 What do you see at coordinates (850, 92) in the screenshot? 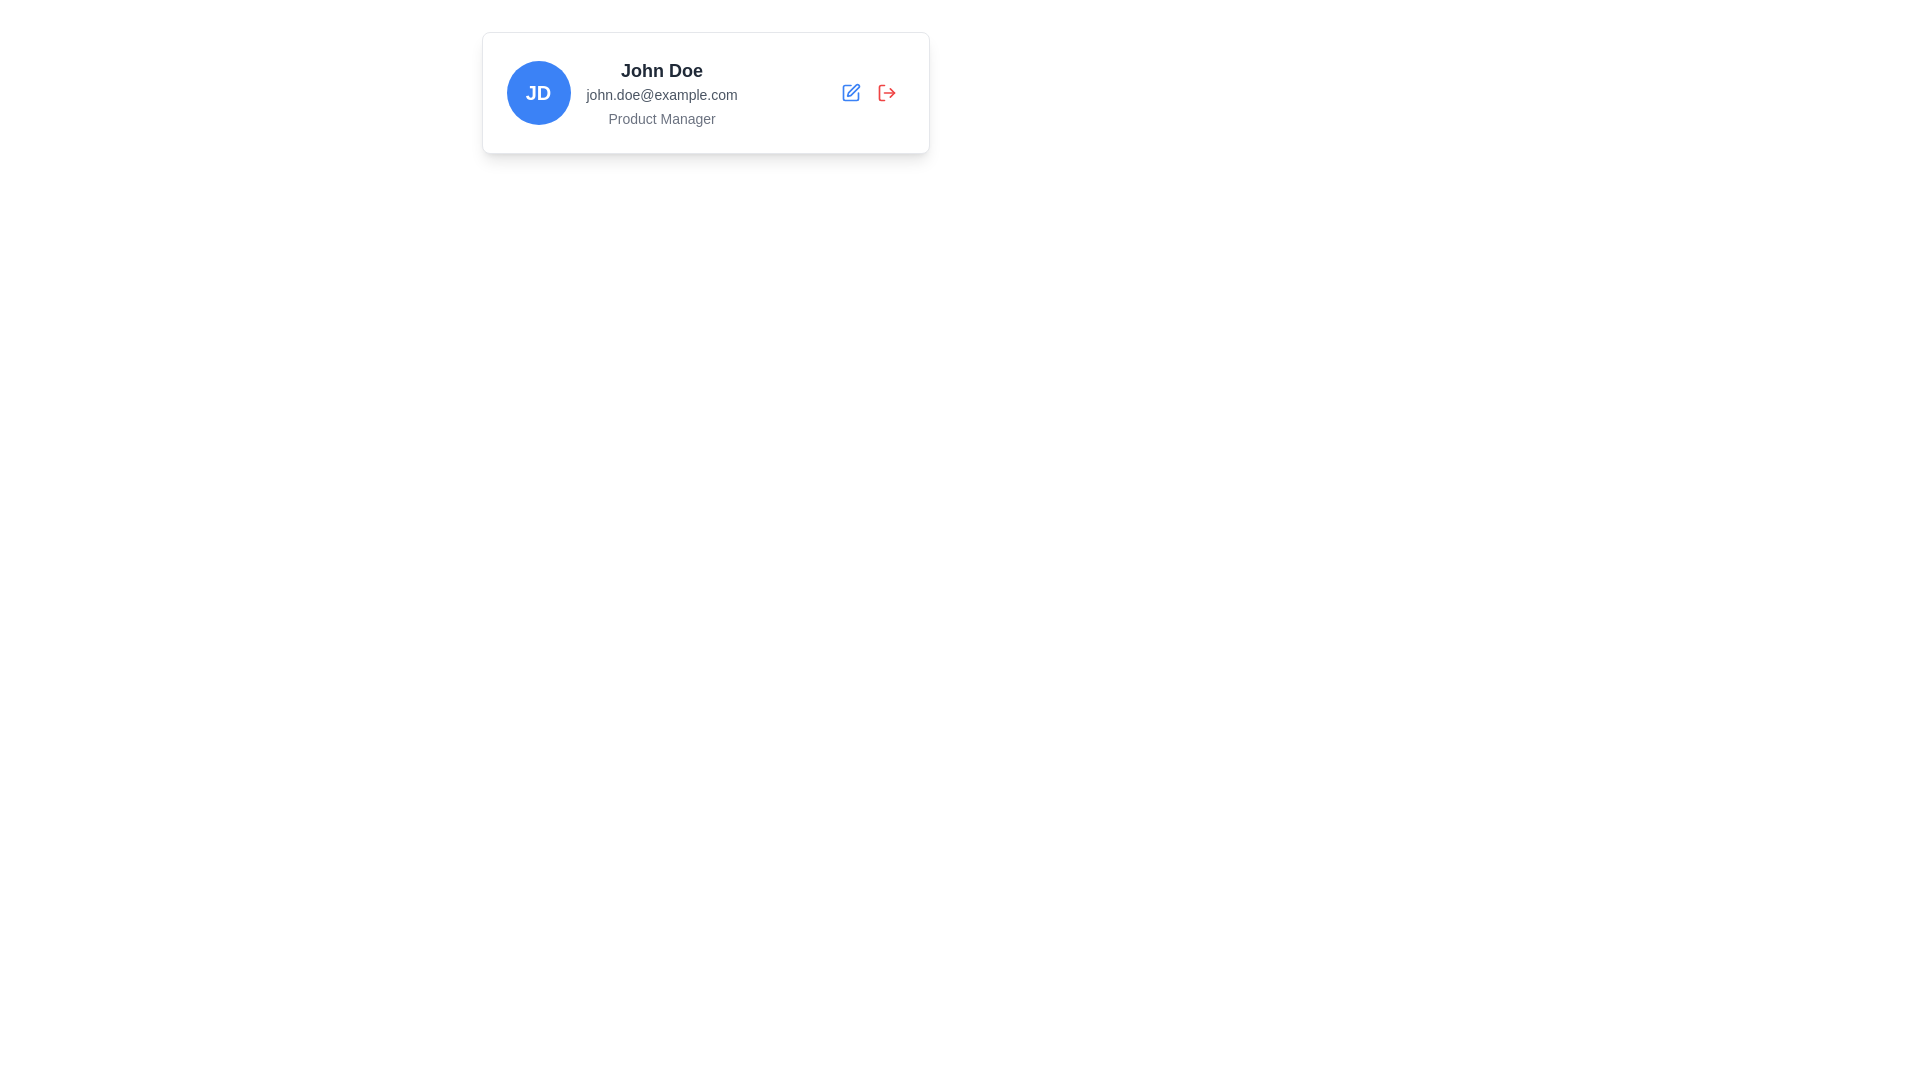
I see `the edit button, which is a minimalistic square with a pen icon, located in the top-right section of the user profile display card` at bounding box center [850, 92].